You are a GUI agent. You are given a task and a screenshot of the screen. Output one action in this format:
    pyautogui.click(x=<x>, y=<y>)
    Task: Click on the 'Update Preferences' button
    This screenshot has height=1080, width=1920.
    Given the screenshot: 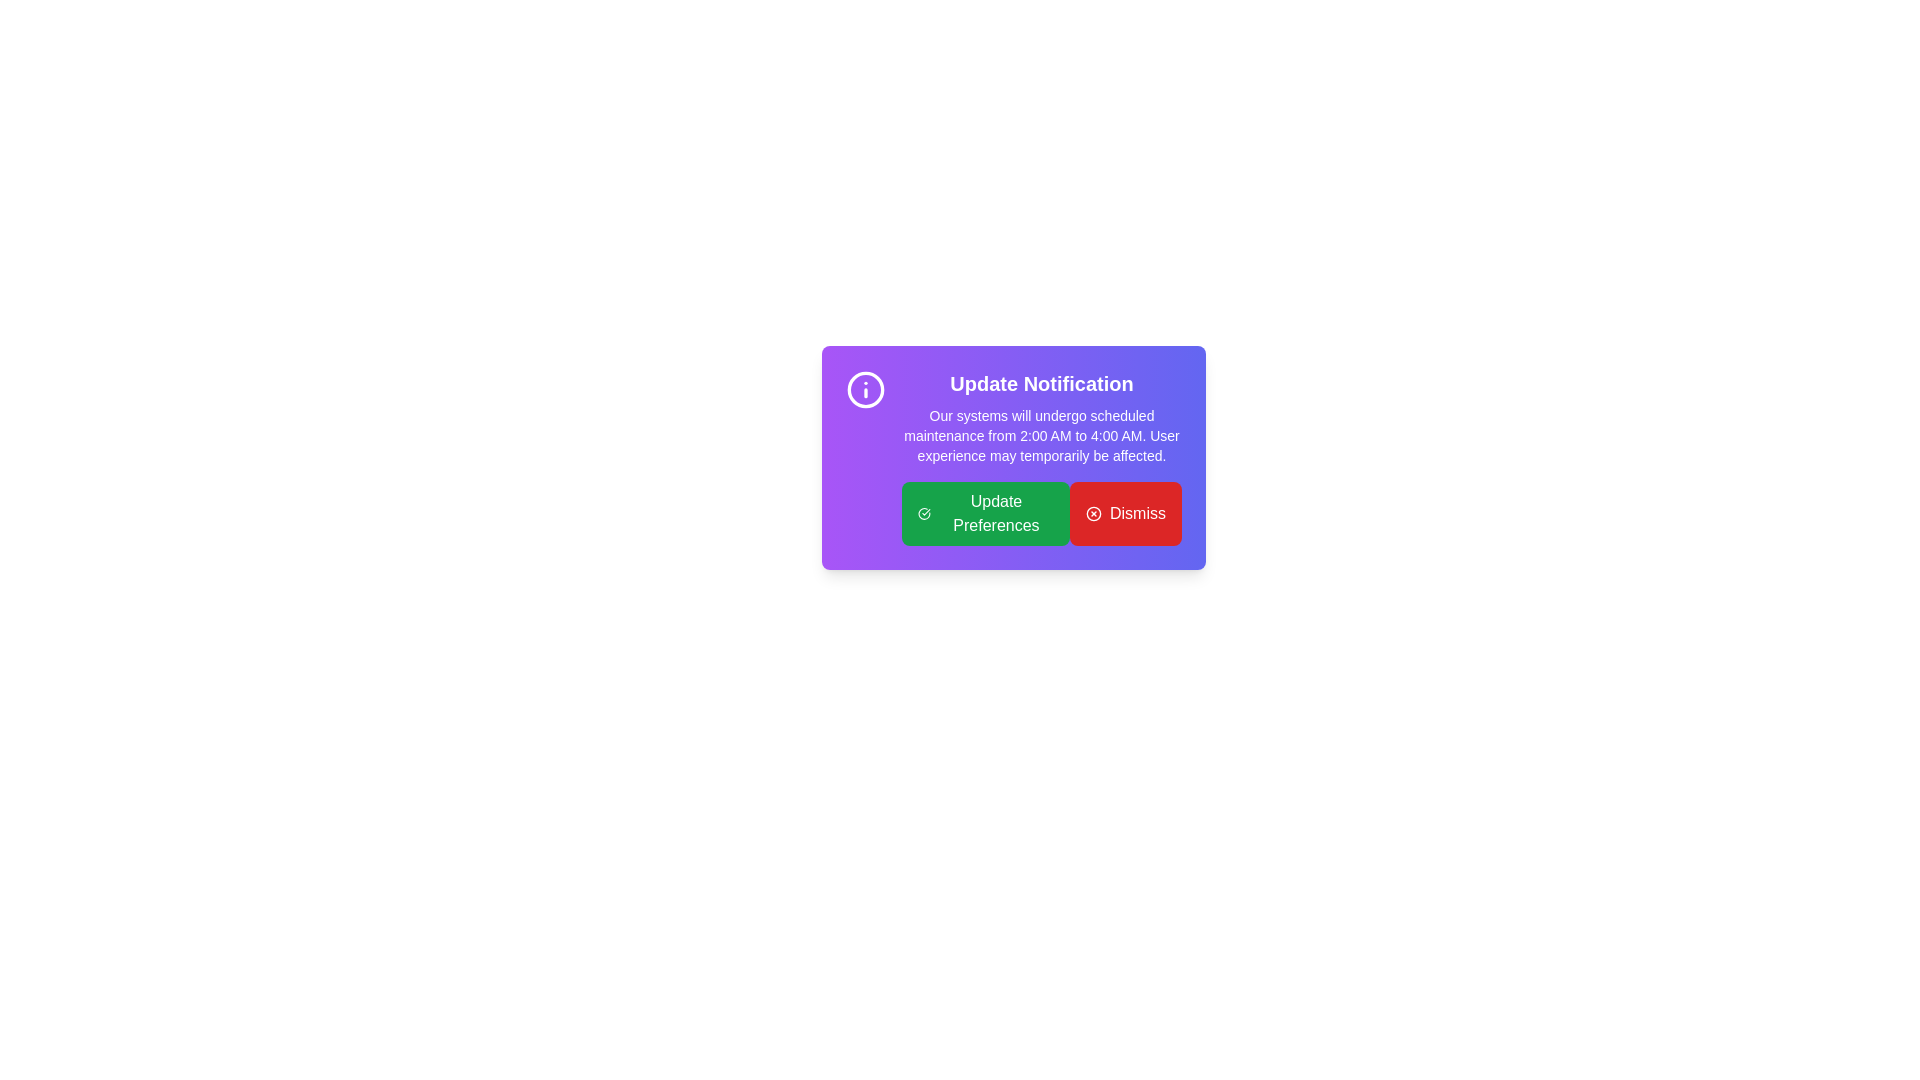 What is the action you would take?
    pyautogui.click(x=985, y=512)
    